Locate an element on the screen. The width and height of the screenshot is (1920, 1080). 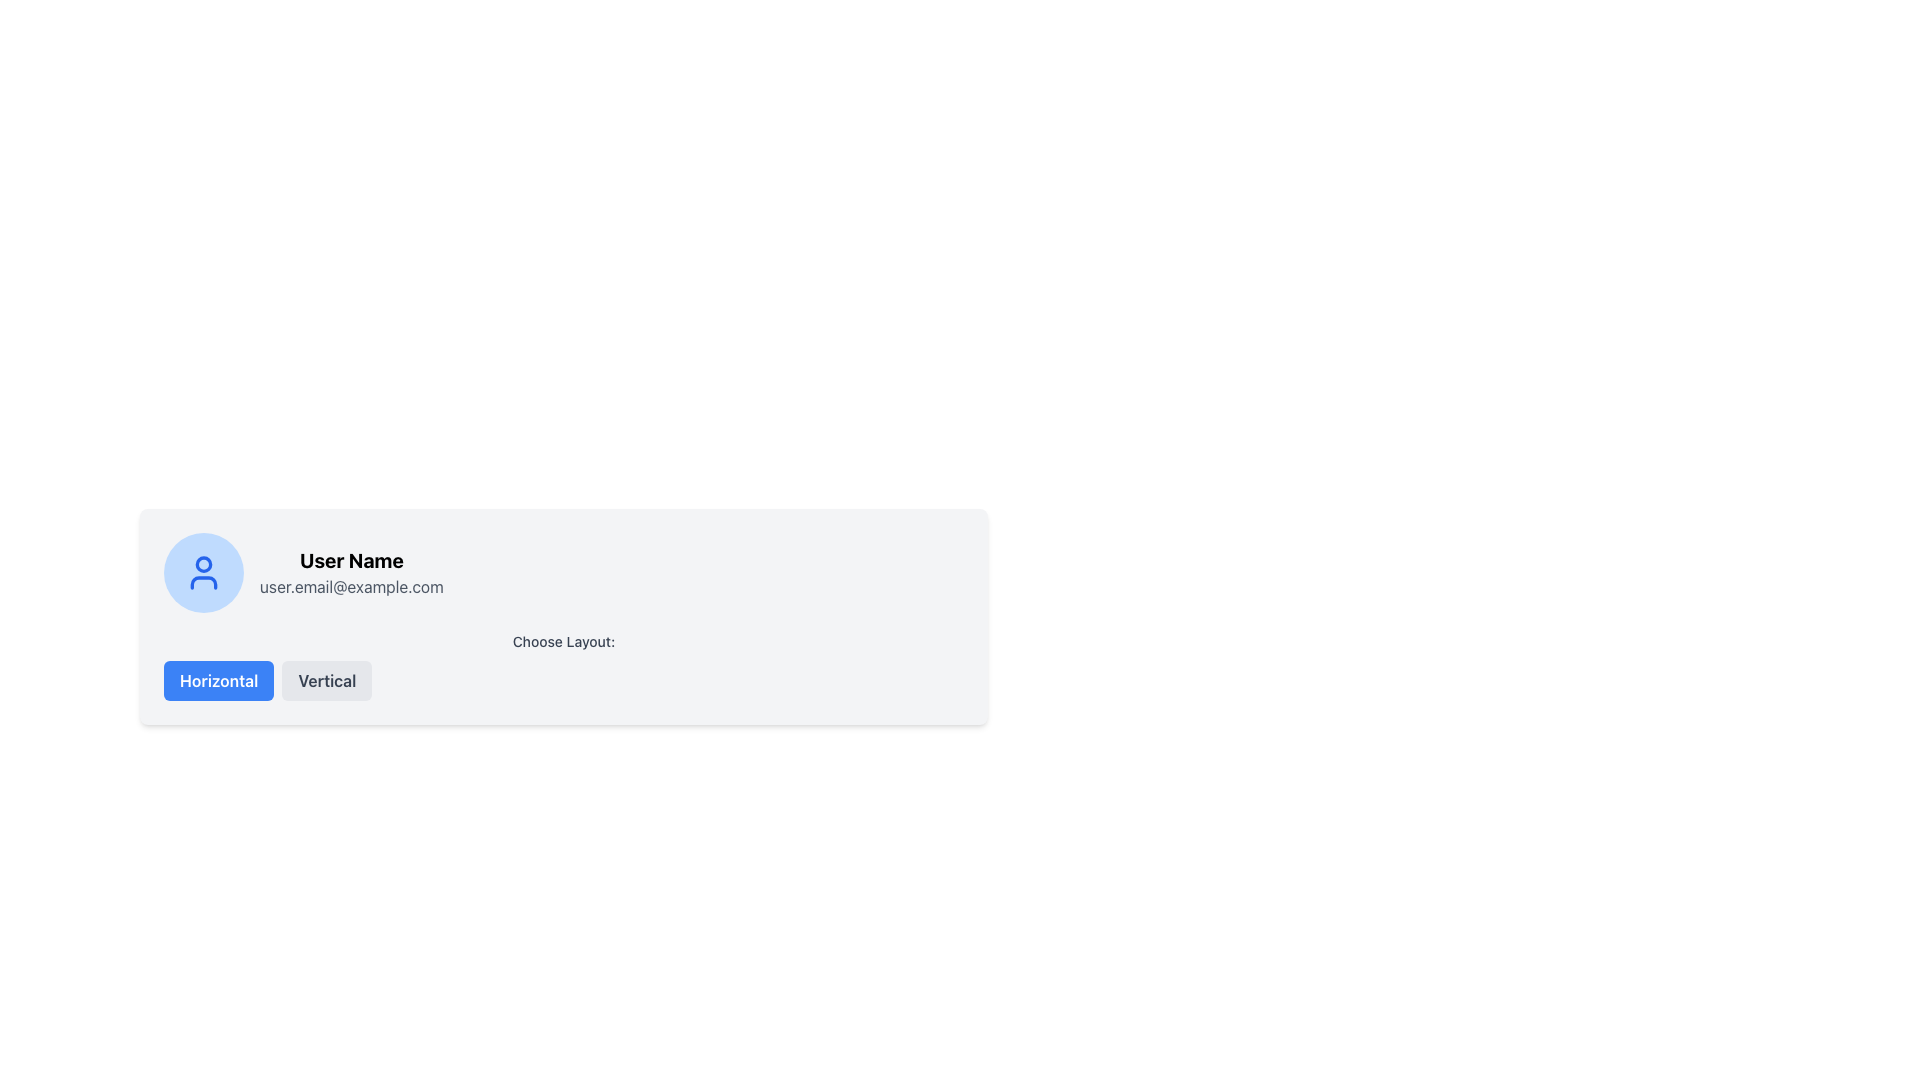
the 'Horizontal' button with blue background and white bold text, located at the bottom-left corner of the layout selection interface is located at coordinates (219, 680).